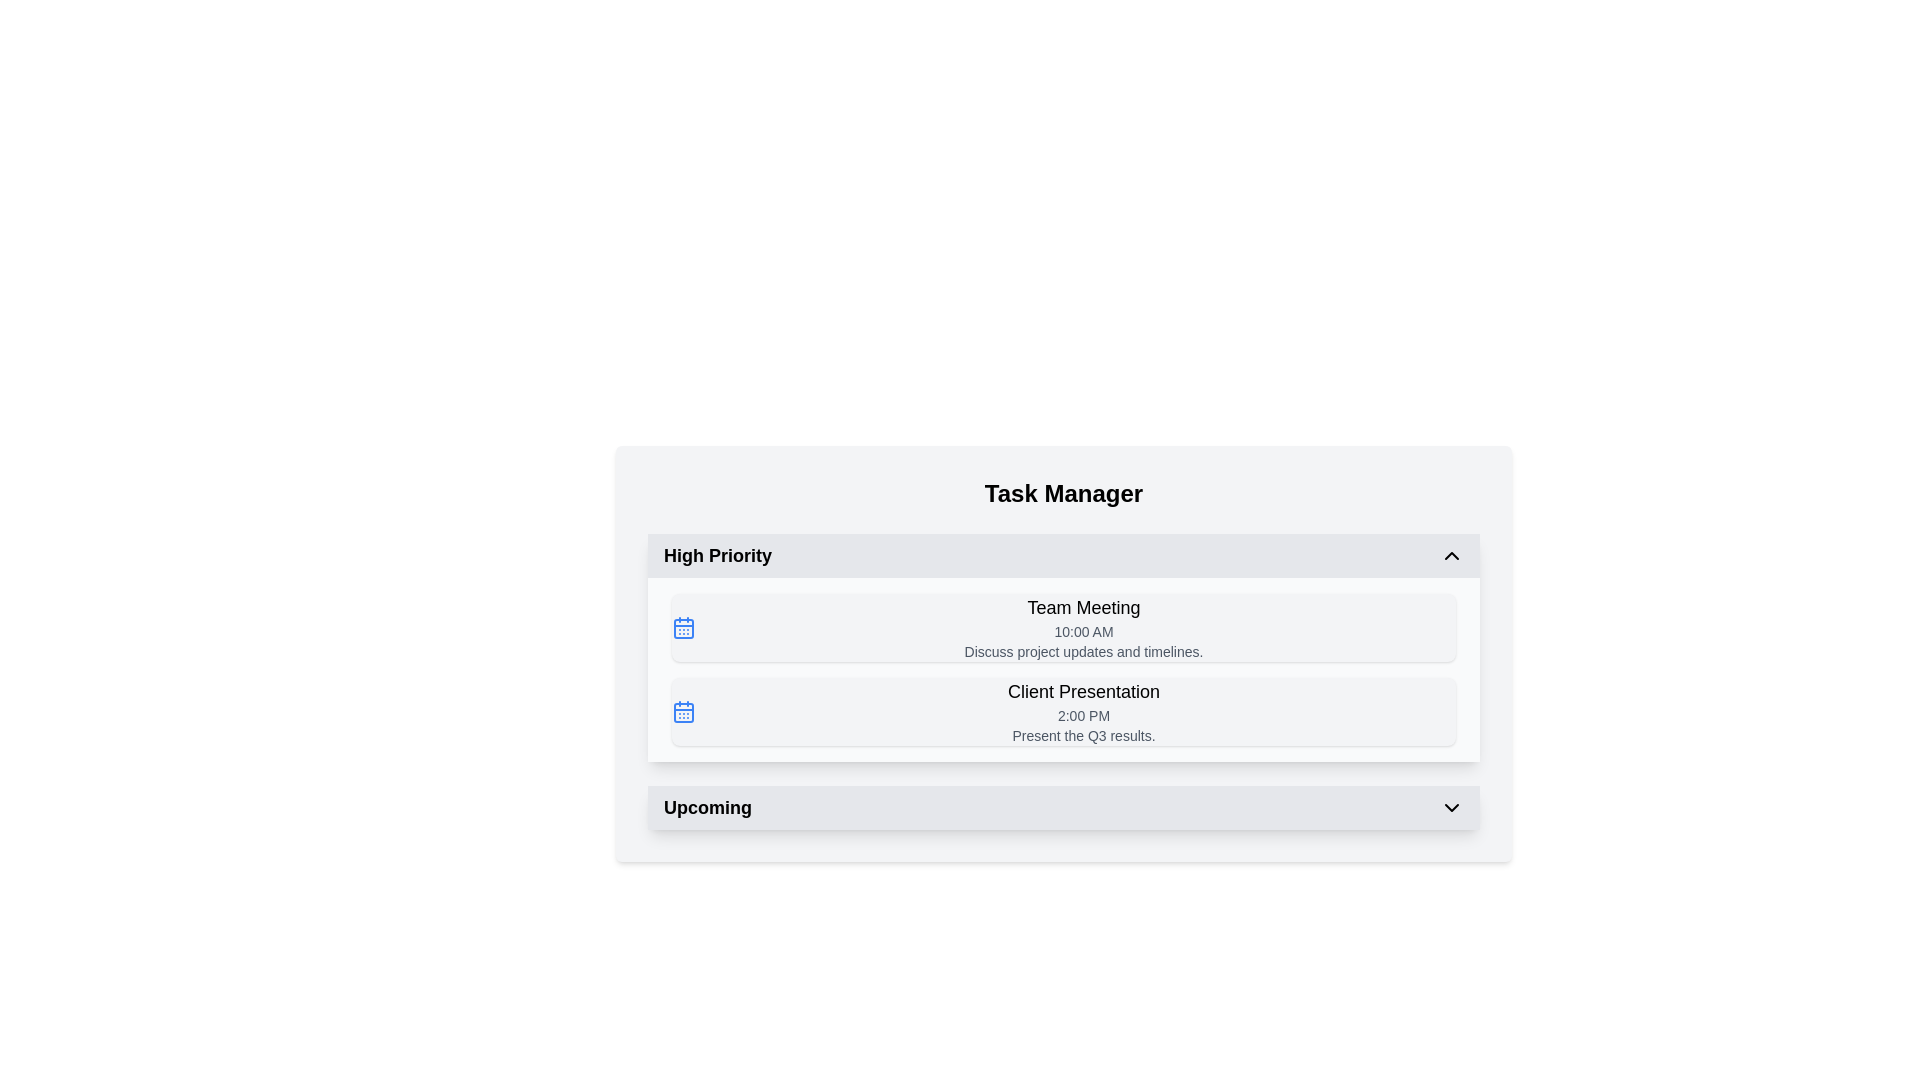 This screenshot has height=1080, width=1920. I want to click on the calendar icon on the leftmost side of the 'Team Meeting' section, so click(684, 627).